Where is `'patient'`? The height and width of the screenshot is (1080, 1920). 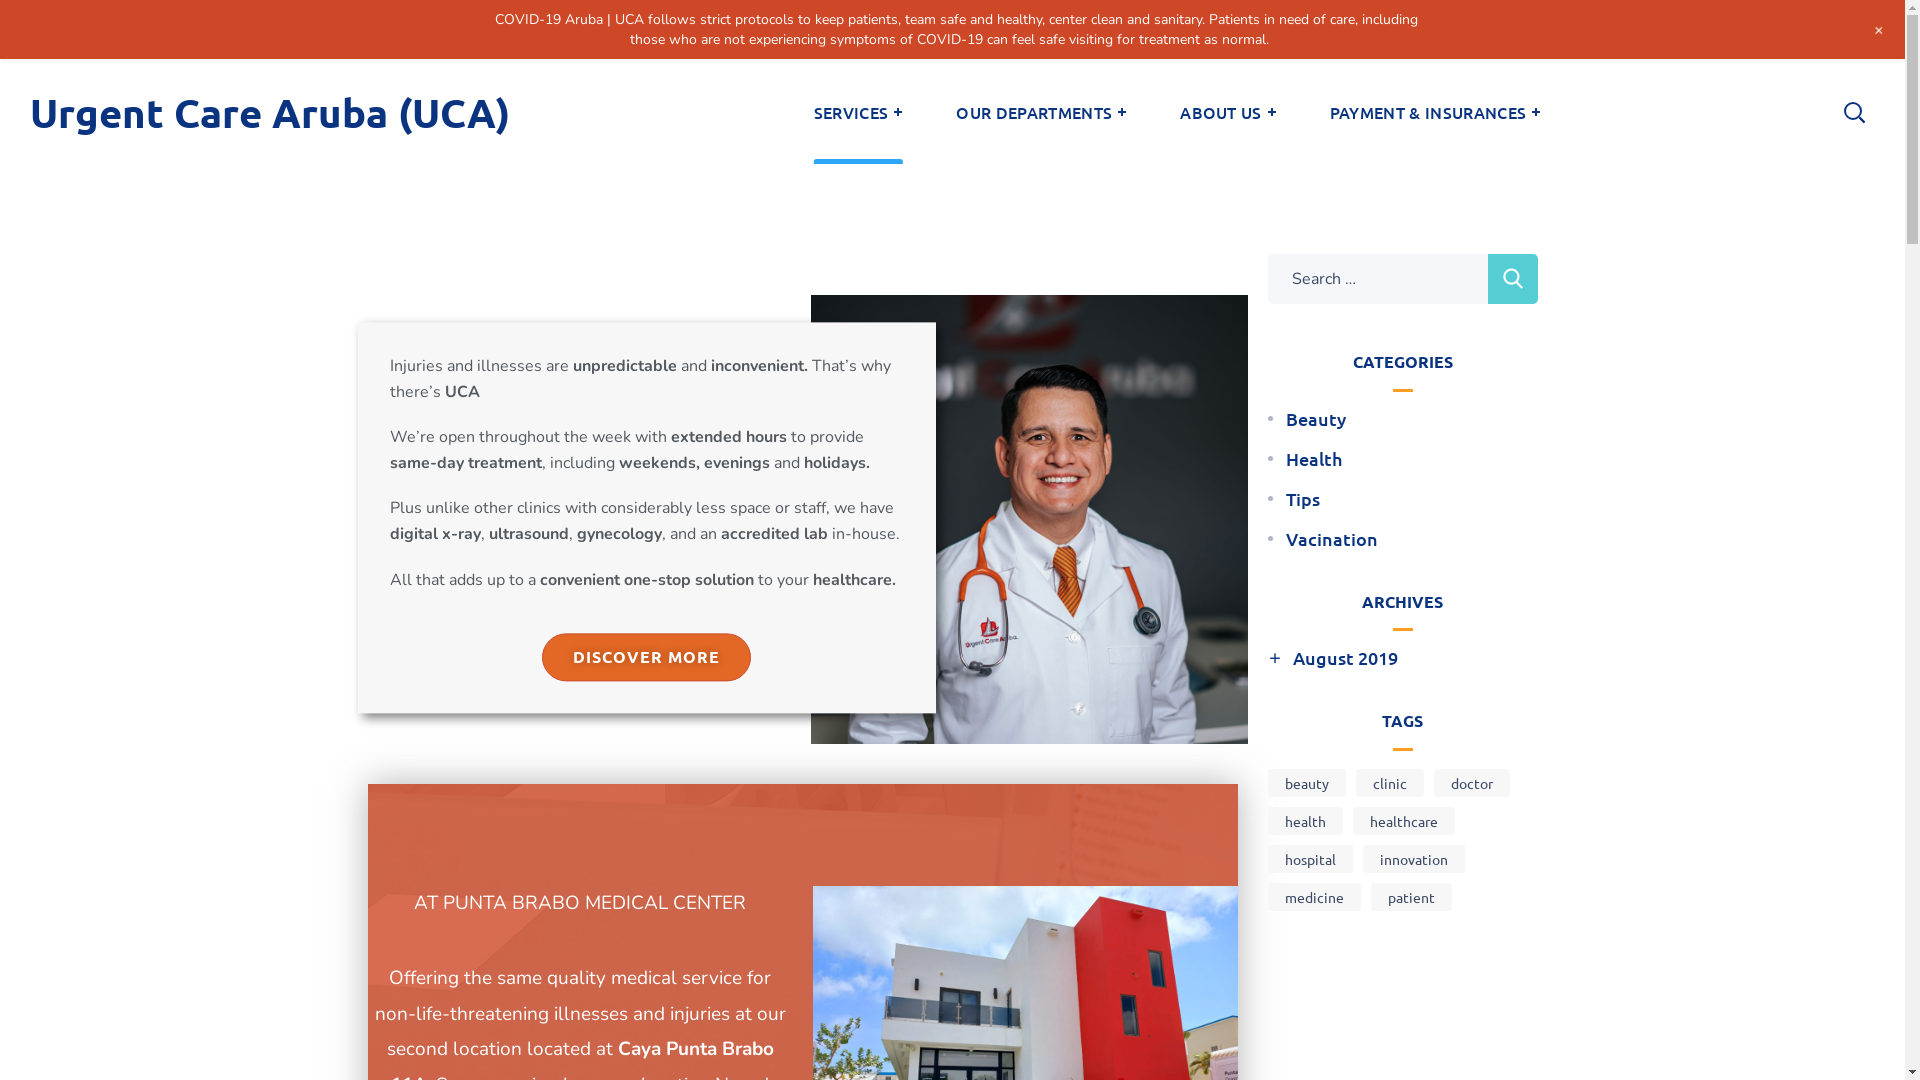 'patient' is located at coordinates (1409, 896).